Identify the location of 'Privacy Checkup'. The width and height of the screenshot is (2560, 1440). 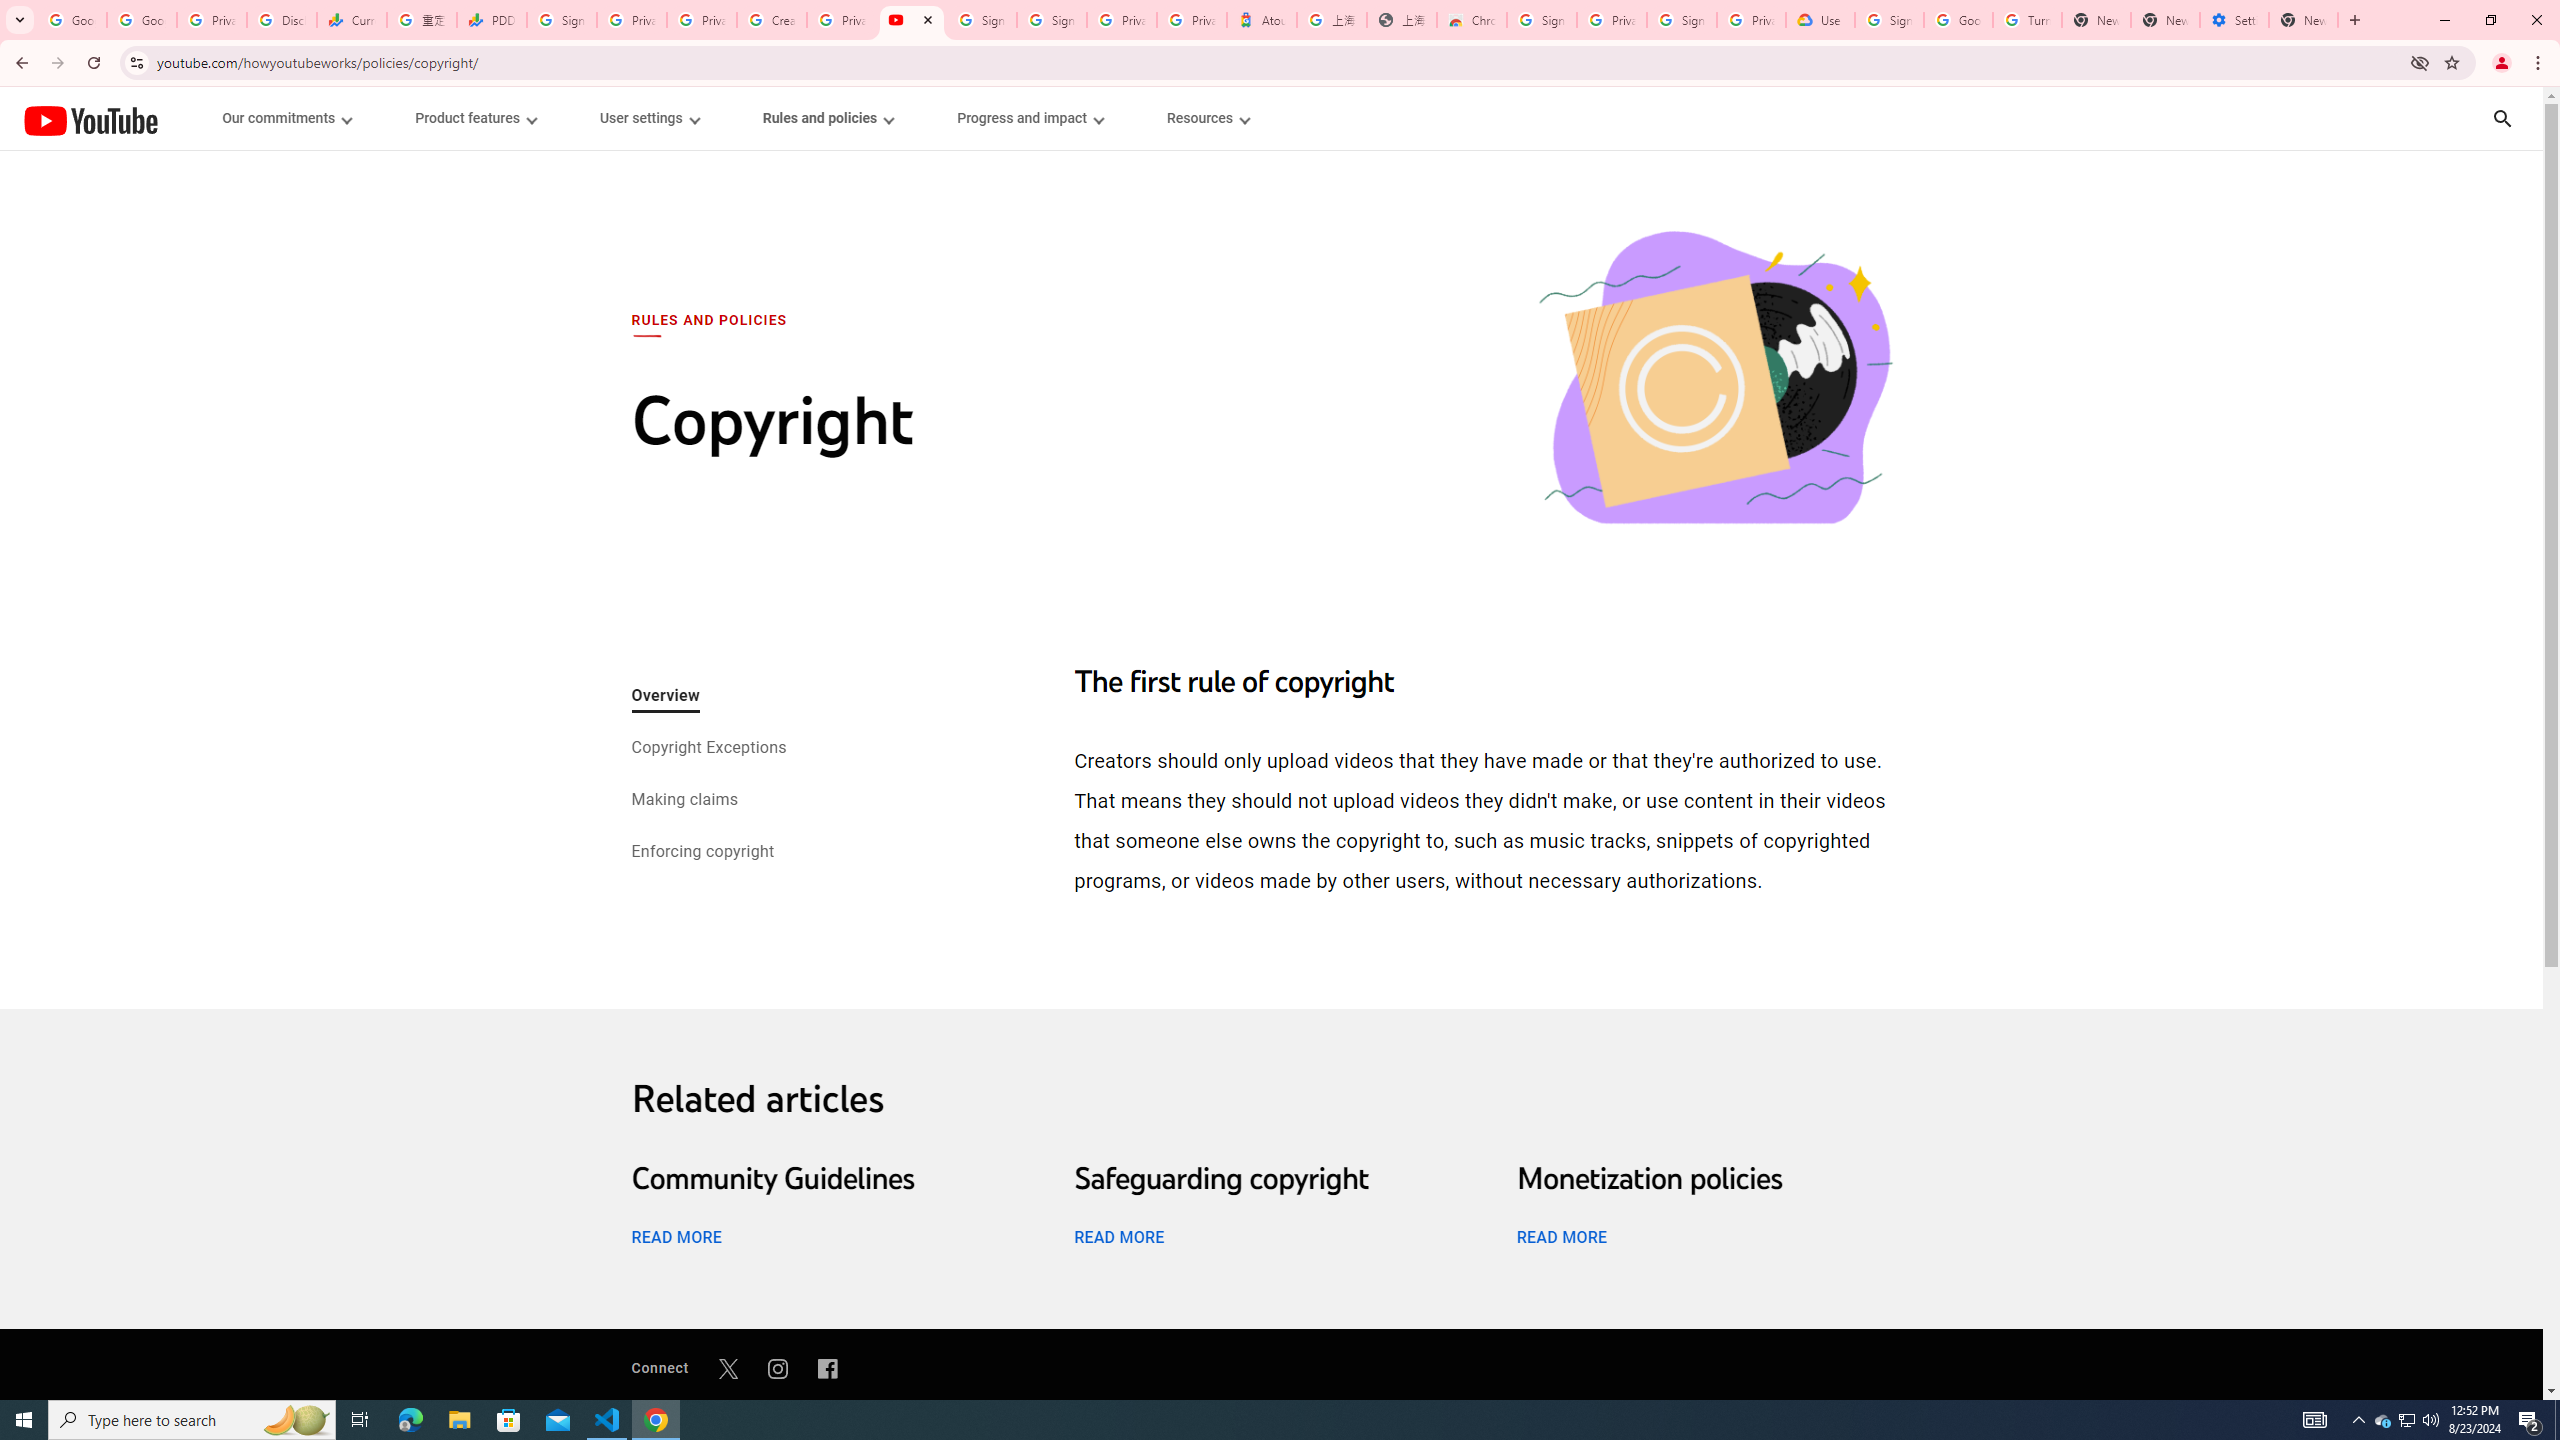
(701, 19).